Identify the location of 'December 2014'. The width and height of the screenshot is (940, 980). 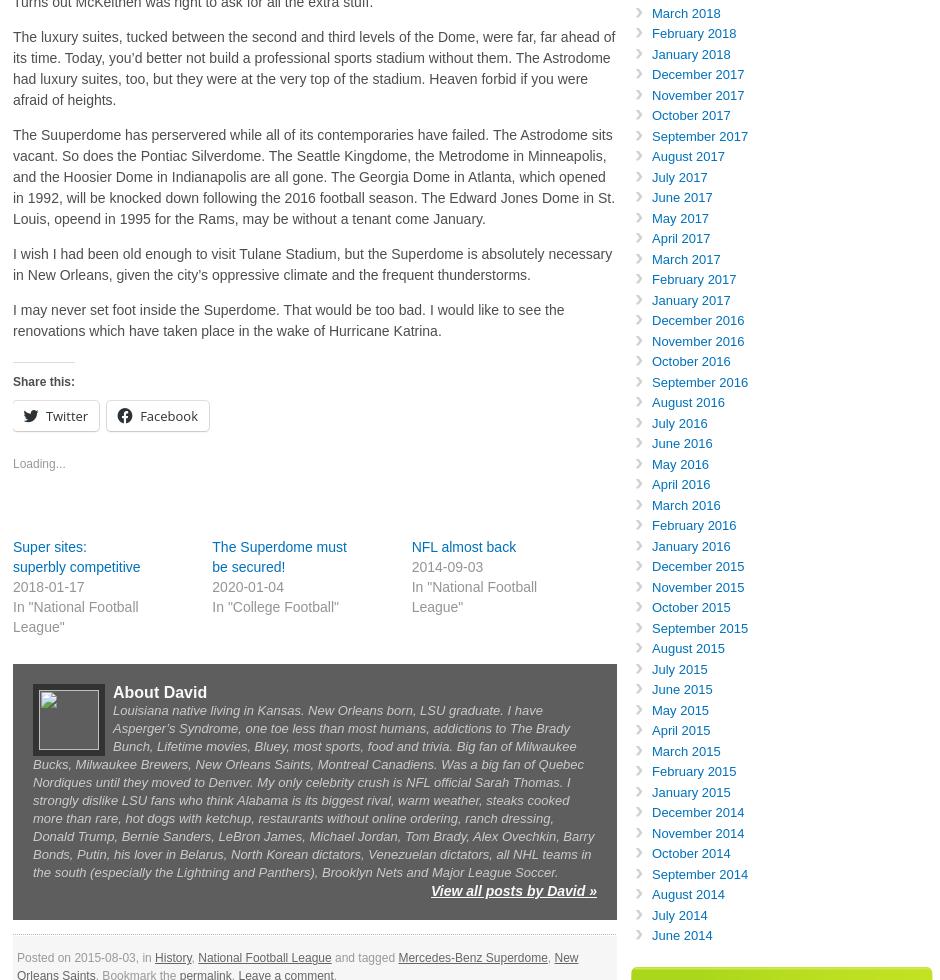
(697, 812).